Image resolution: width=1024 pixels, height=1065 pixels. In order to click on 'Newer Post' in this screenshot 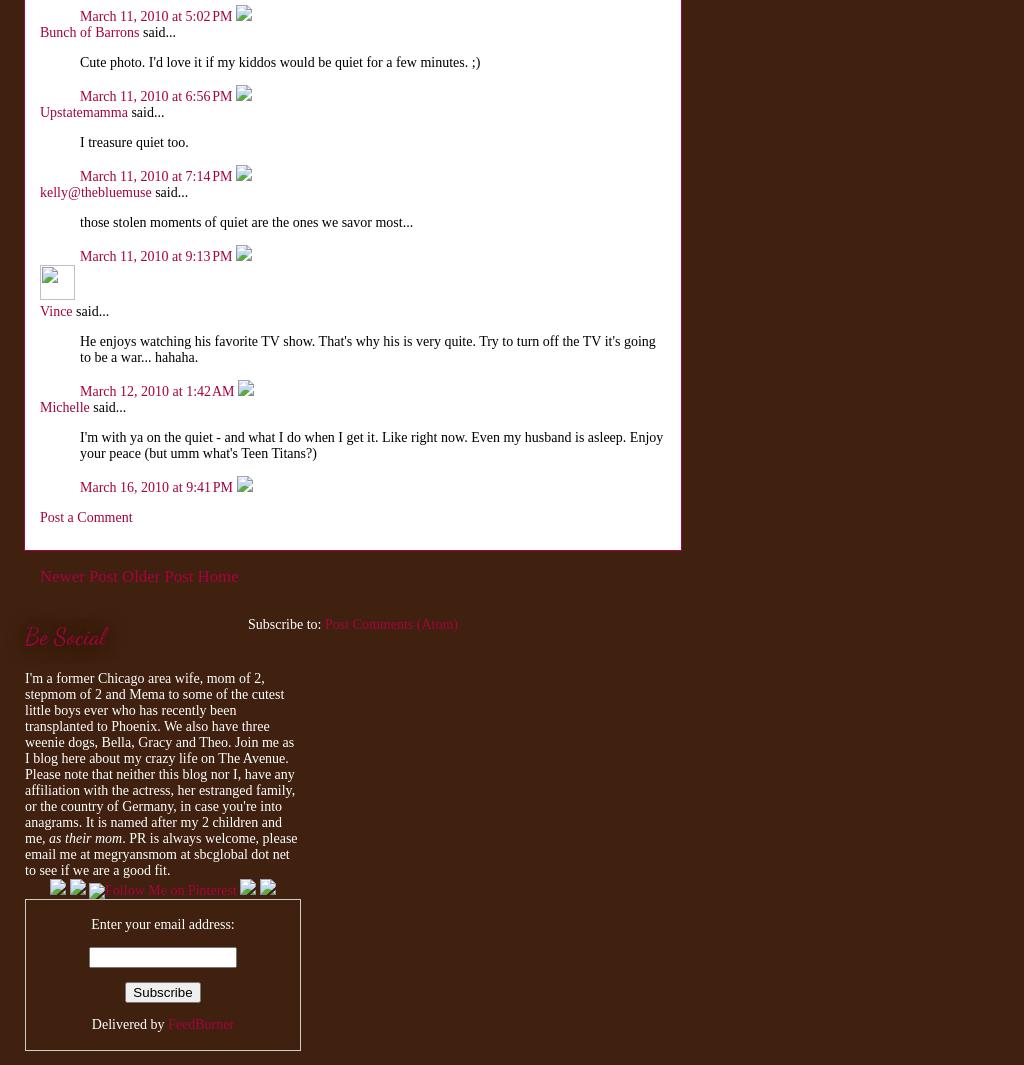, I will do `click(77, 576)`.